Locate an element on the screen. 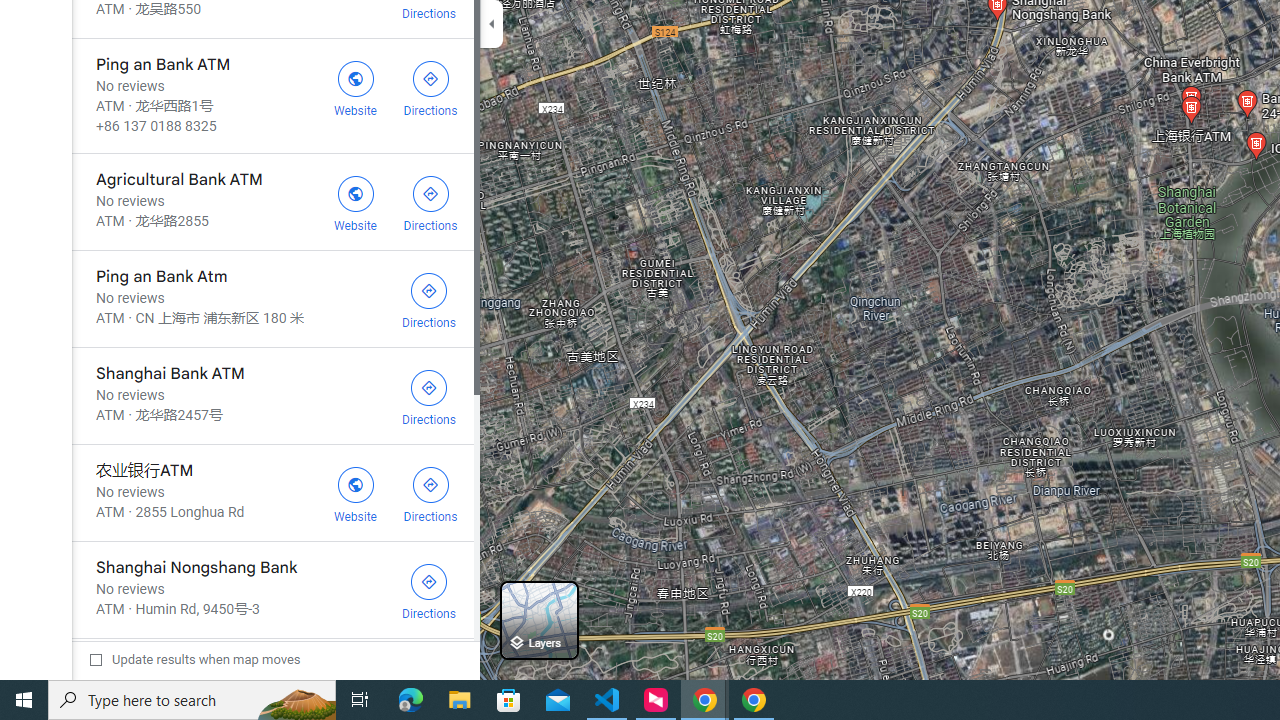 The width and height of the screenshot is (1280, 720). 'Visit Ping an Bank ATM' is located at coordinates (355, 85).